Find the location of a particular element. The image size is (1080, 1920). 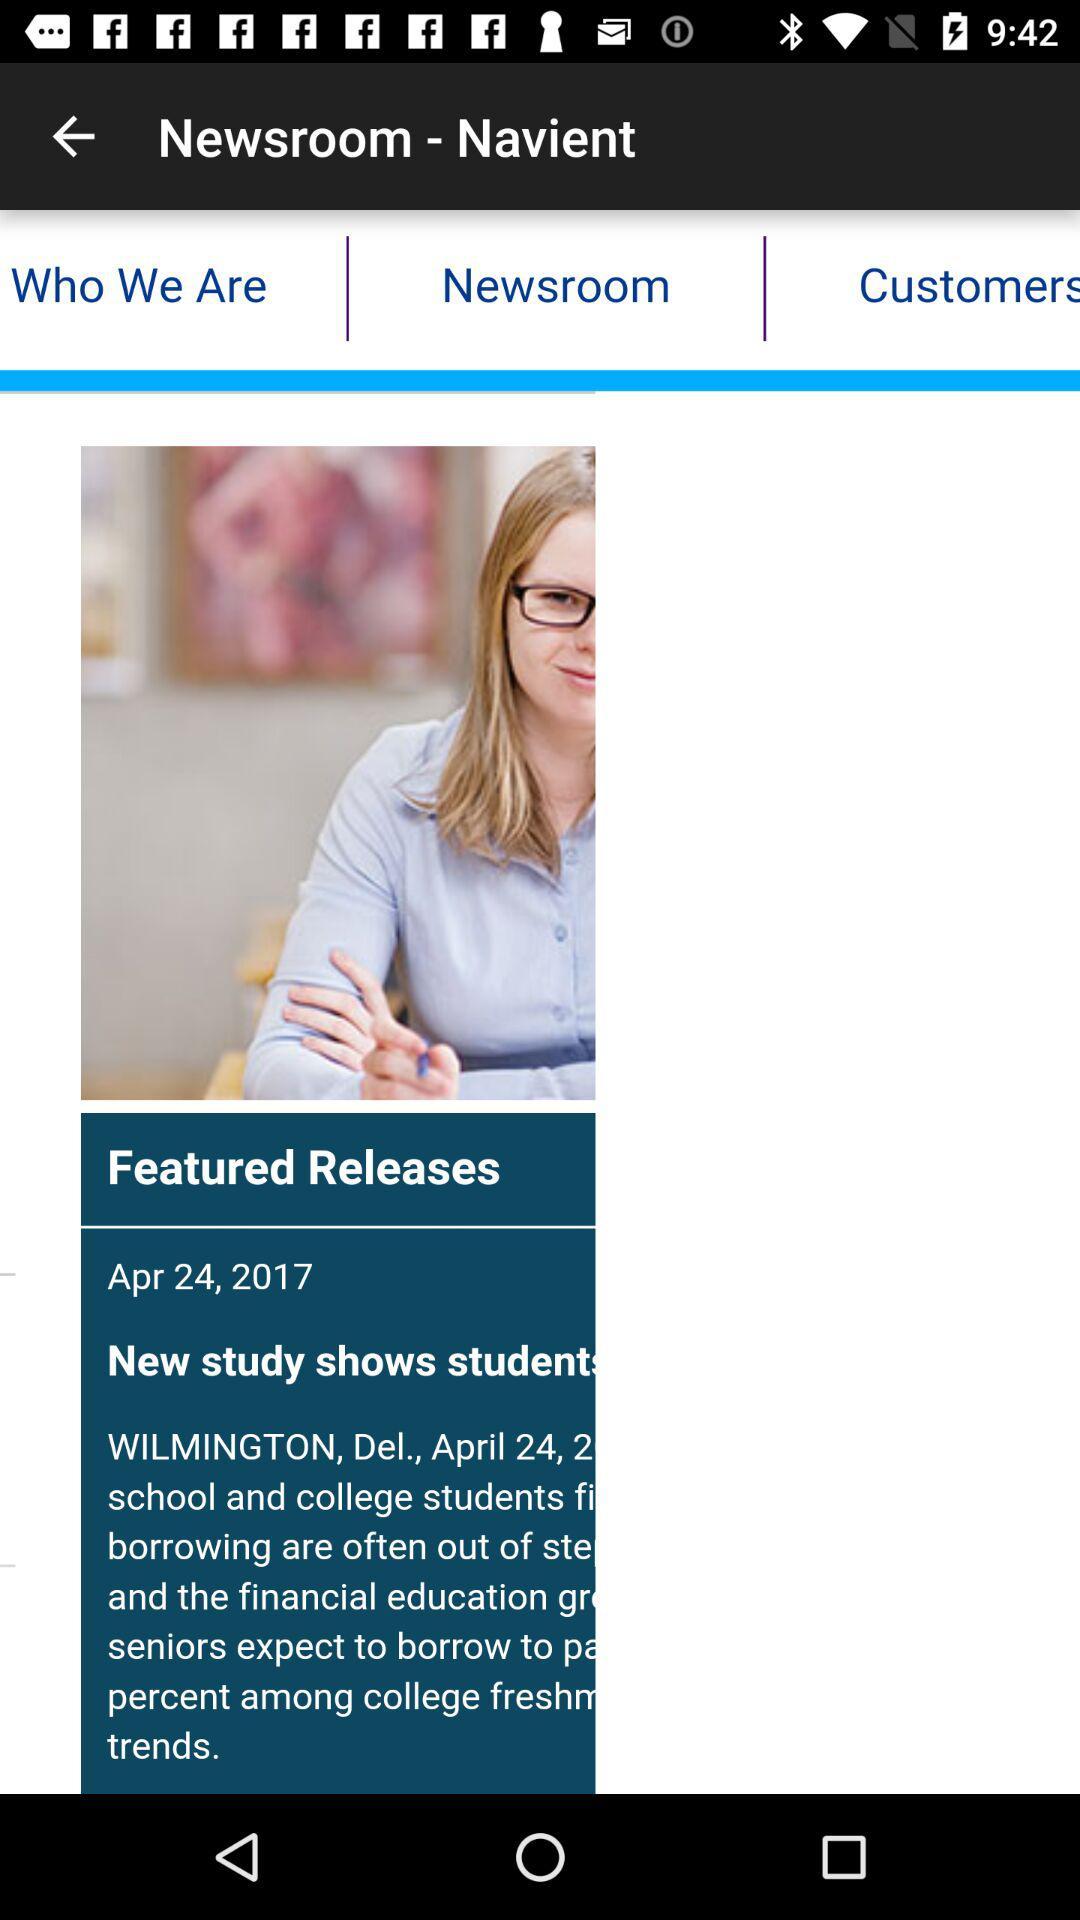

newsroom app news content is located at coordinates (540, 1002).